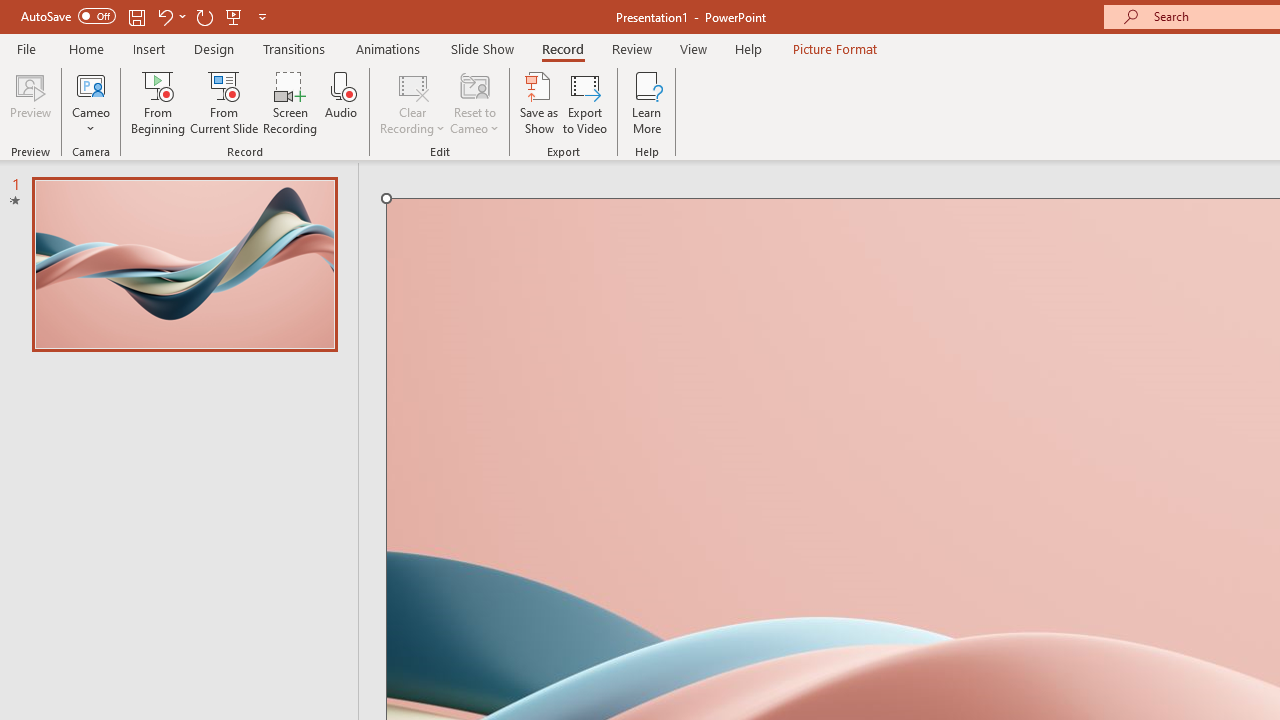 The width and height of the screenshot is (1280, 720). I want to click on 'Review', so click(630, 48).